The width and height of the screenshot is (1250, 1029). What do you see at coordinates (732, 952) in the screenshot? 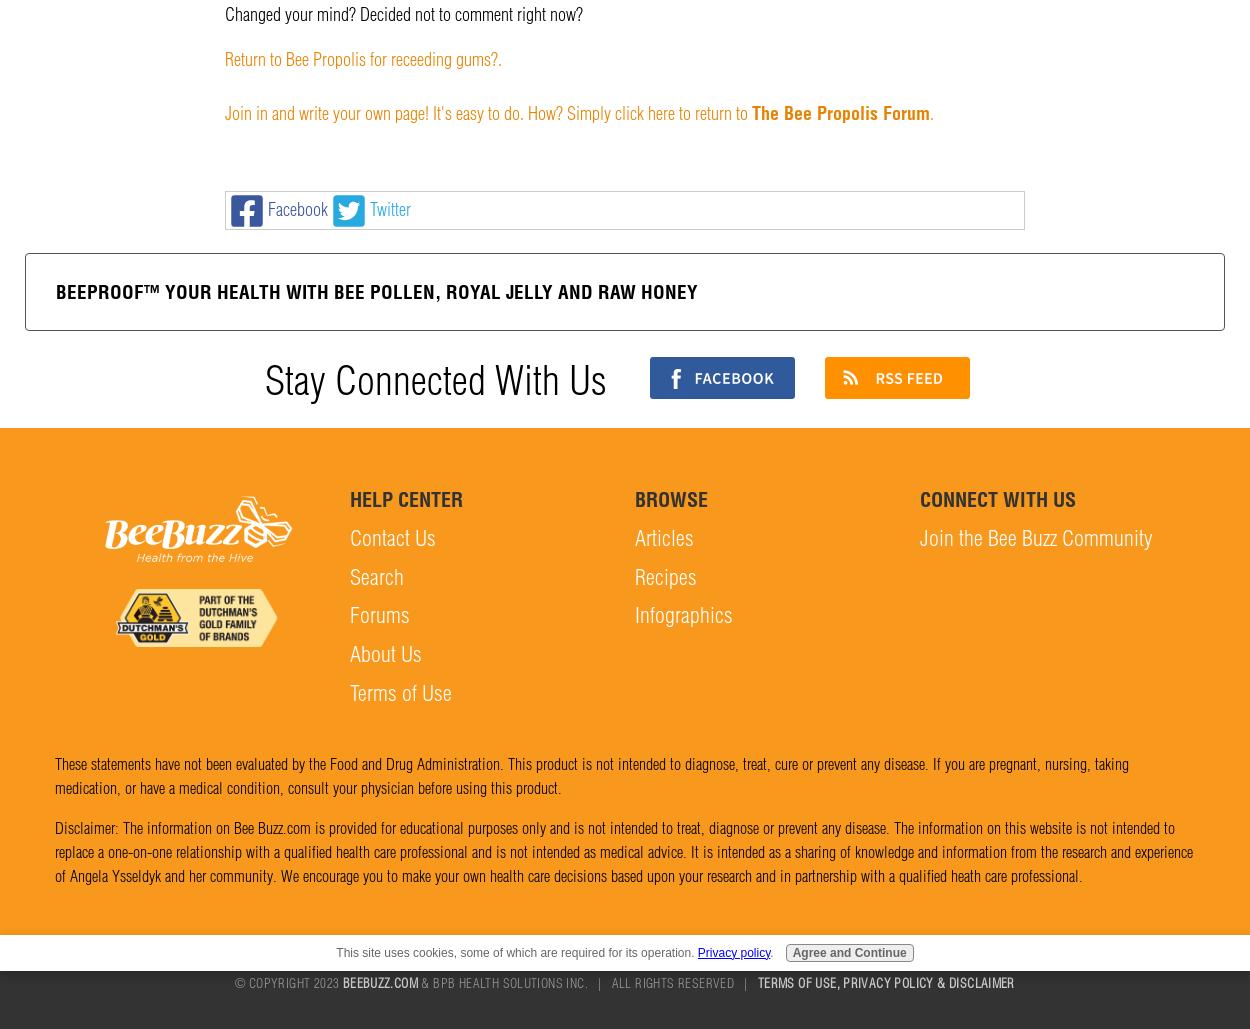
I see `'Privacy policy'` at bounding box center [732, 952].